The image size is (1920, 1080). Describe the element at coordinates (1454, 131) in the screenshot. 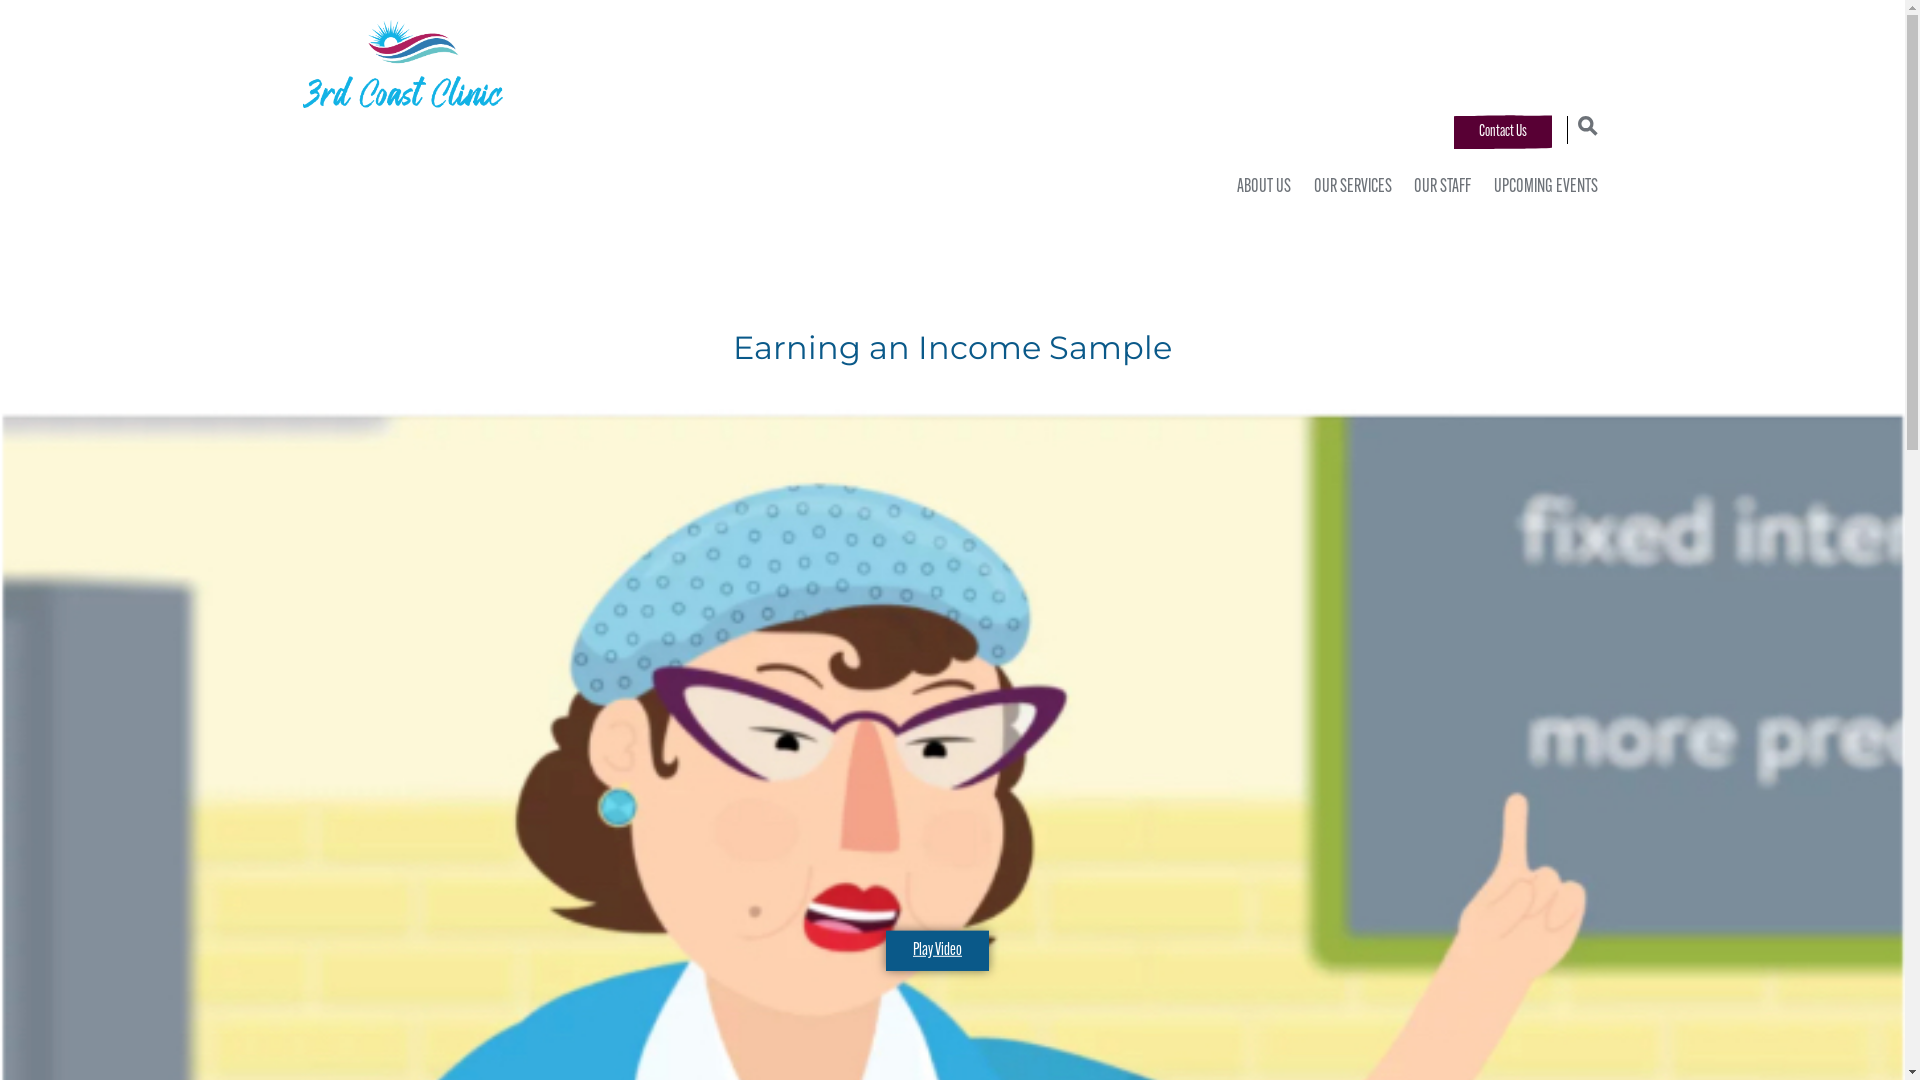

I see `'Contact Us'` at that location.